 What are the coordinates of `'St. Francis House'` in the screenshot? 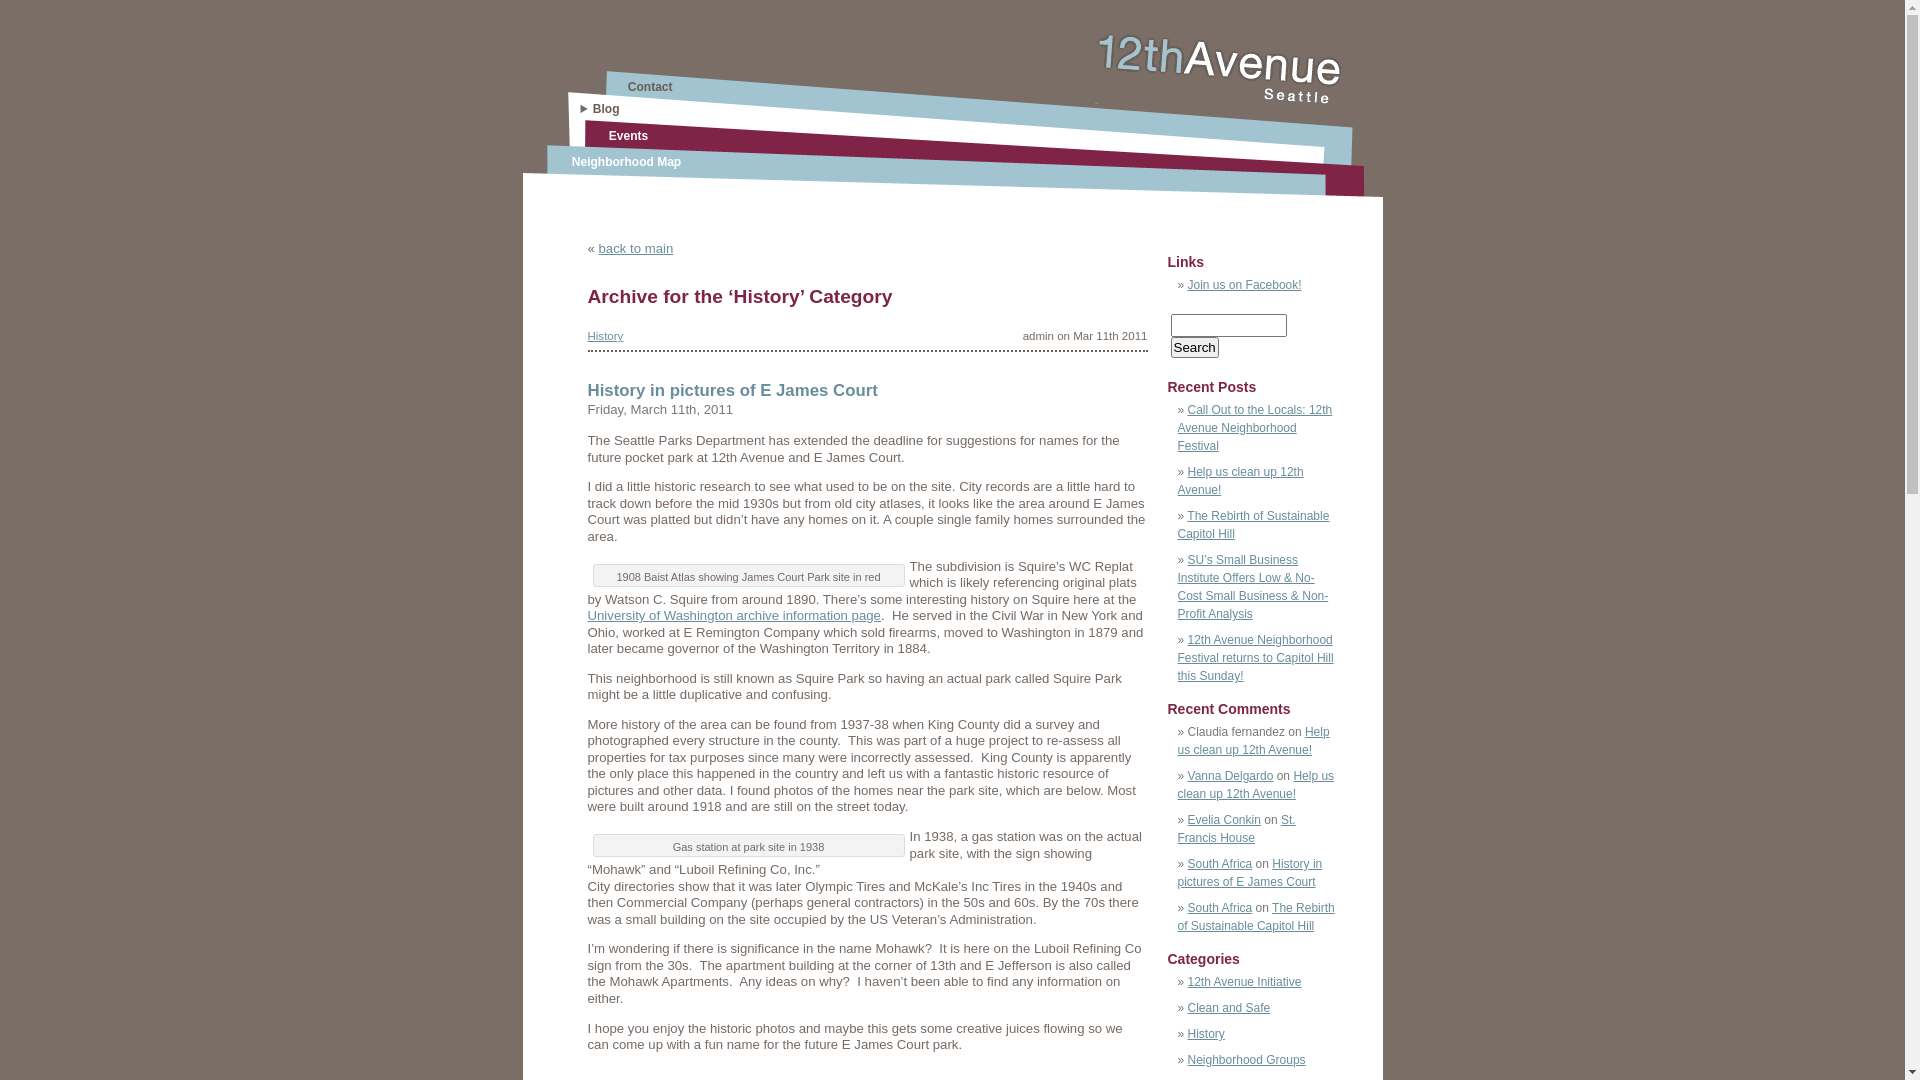 It's located at (1236, 829).